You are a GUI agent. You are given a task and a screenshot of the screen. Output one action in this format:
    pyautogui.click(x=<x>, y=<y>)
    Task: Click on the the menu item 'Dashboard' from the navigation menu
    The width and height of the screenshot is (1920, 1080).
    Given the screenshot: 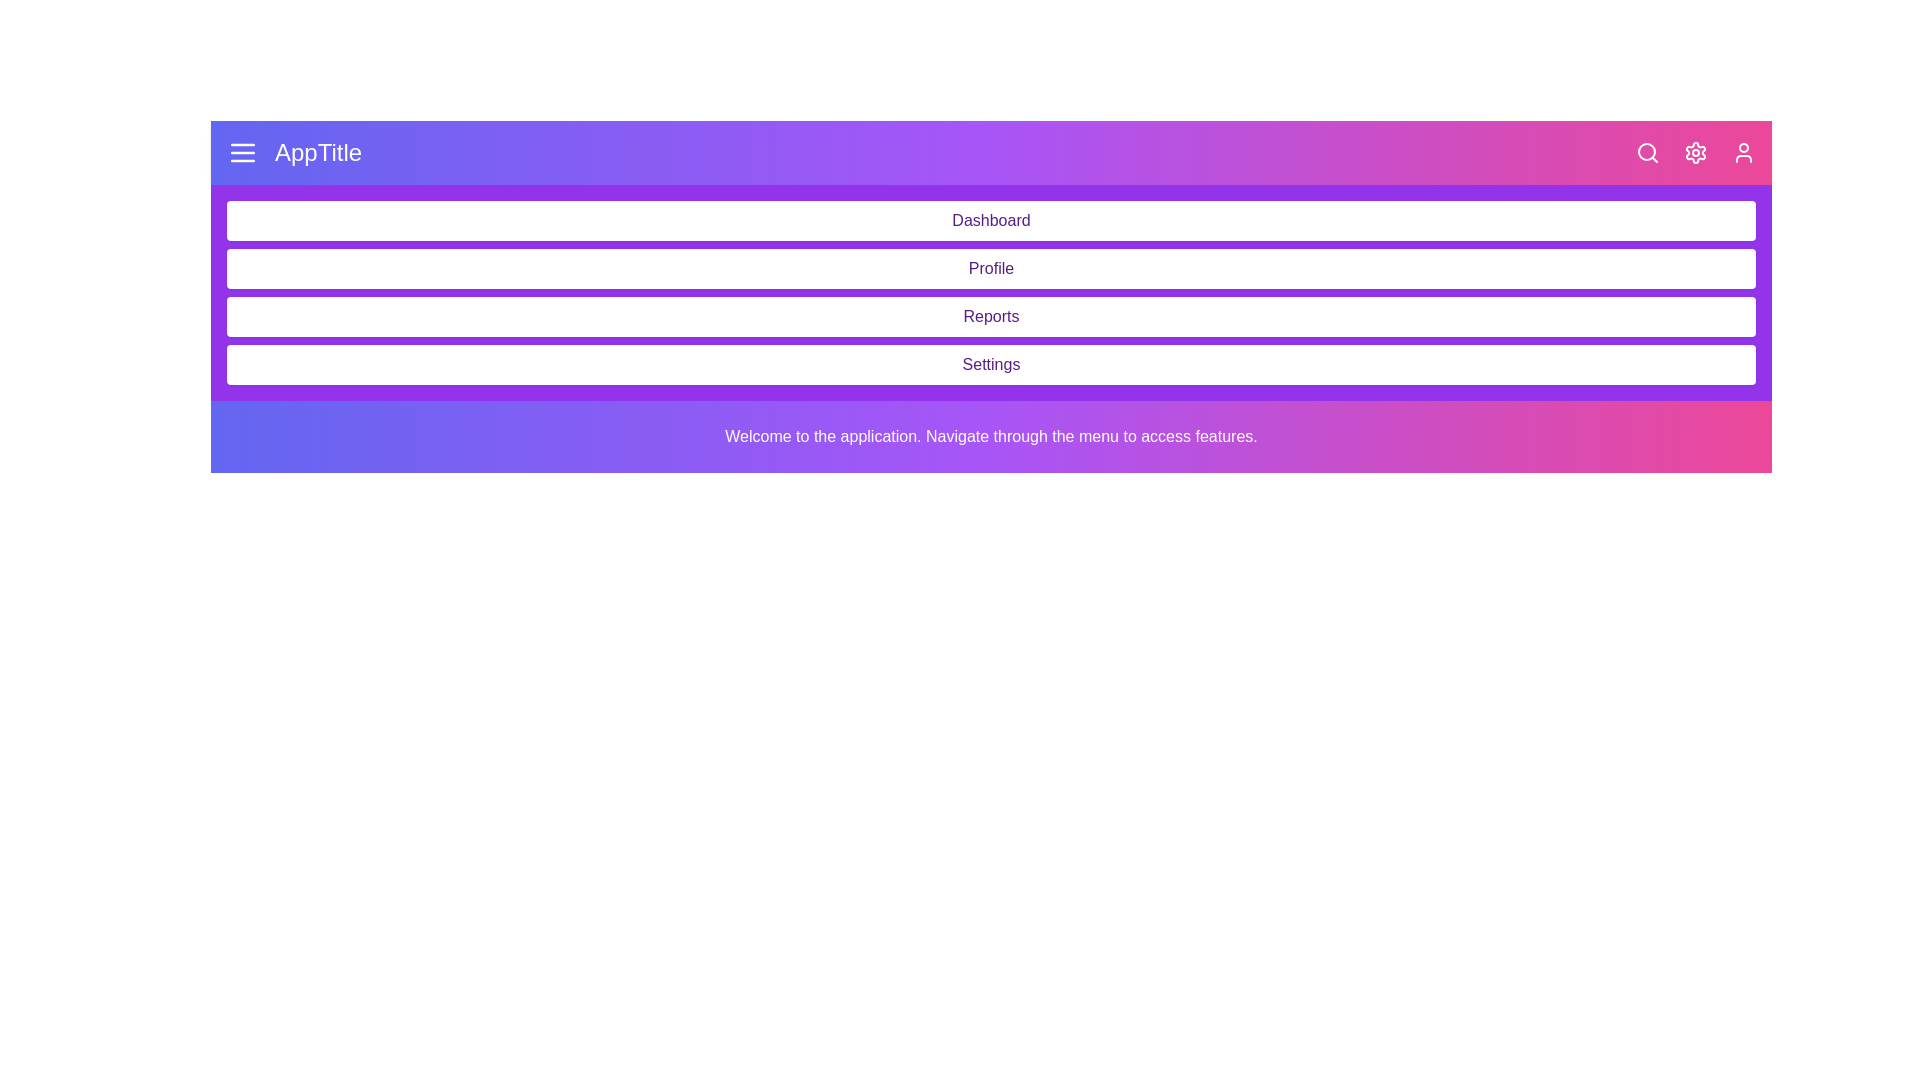 What is the action you would take?
    pyautogui.click(x=991, y=220)
    